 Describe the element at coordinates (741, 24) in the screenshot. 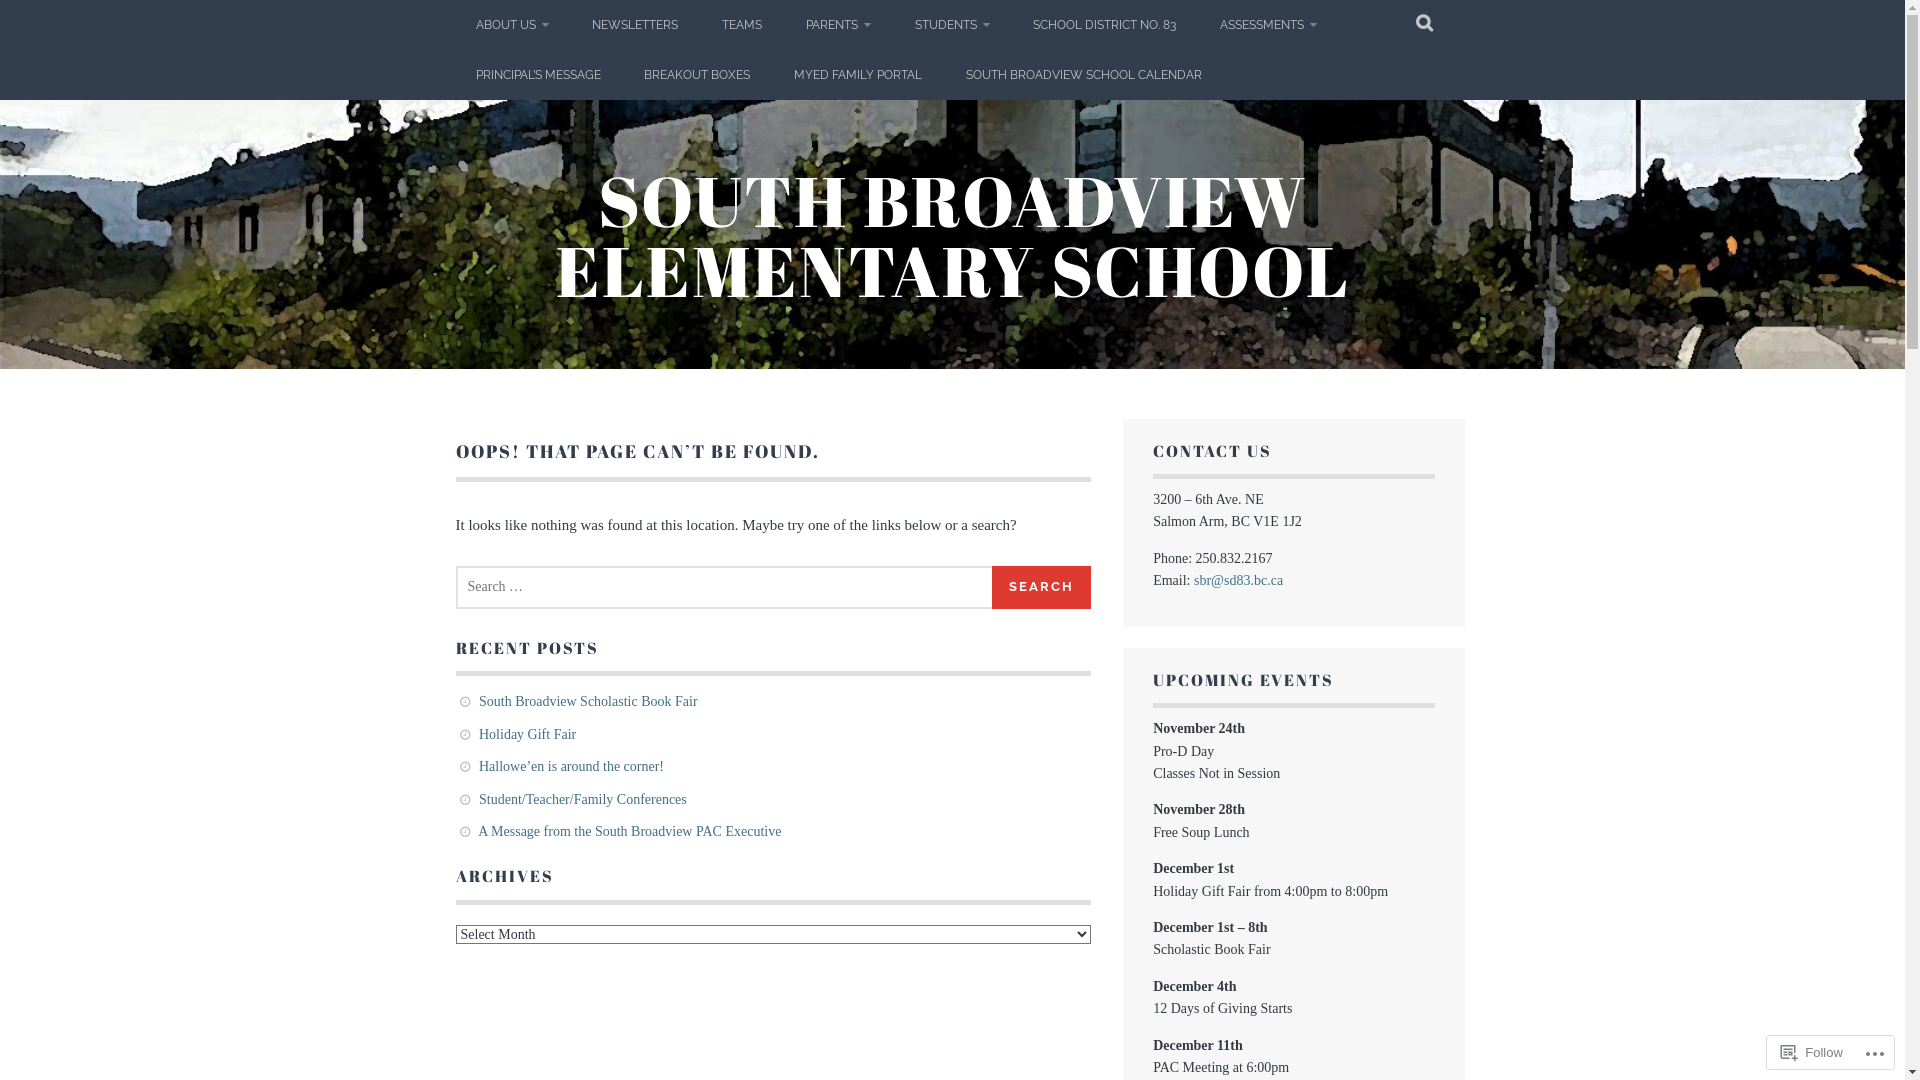

I see `'TEAMS'` at that location.